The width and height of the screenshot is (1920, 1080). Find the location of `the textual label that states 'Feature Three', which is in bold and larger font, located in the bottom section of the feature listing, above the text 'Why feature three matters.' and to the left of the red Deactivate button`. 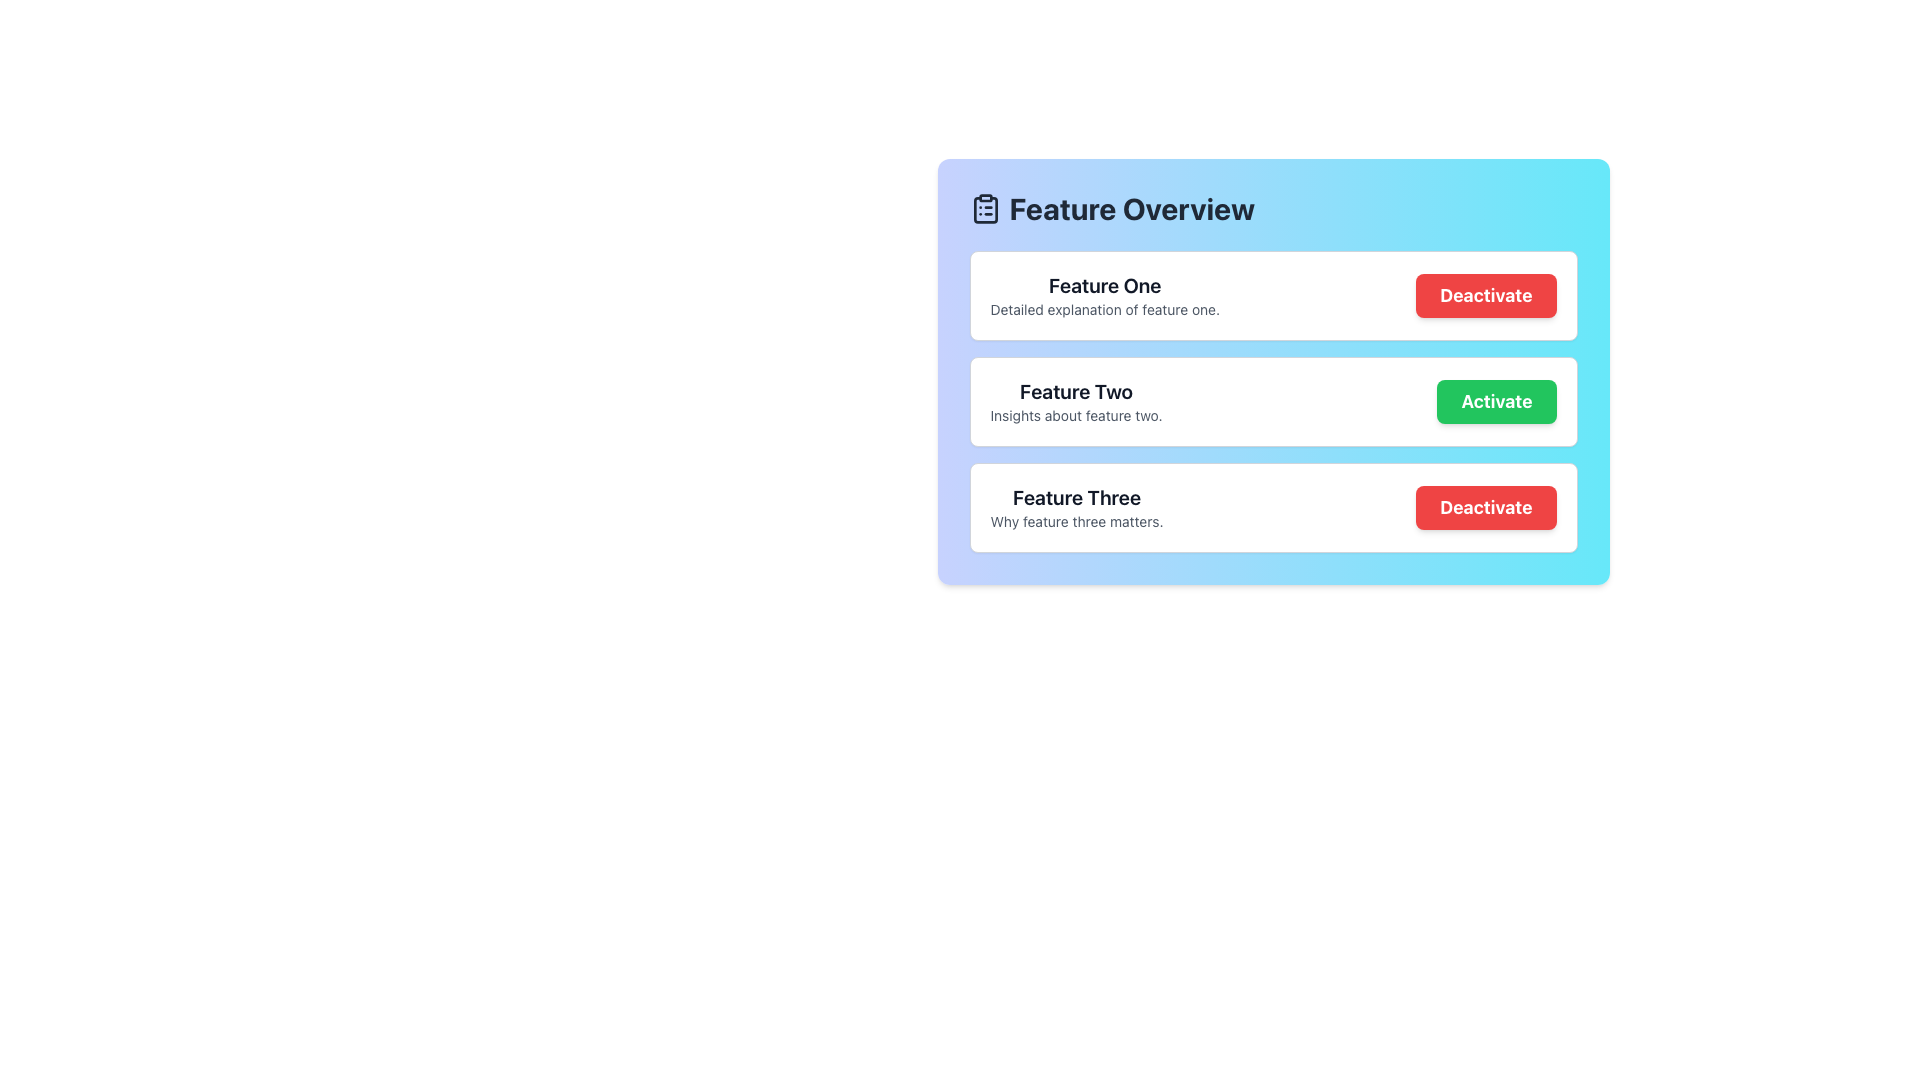

the textual label that states 'Feature Three', which is in bold and larger font, located in the bottom section of the feature listing, above the text 'Why feature three matters.' and to the left of the red Deactivate button is located at coordinates (1075, 496).